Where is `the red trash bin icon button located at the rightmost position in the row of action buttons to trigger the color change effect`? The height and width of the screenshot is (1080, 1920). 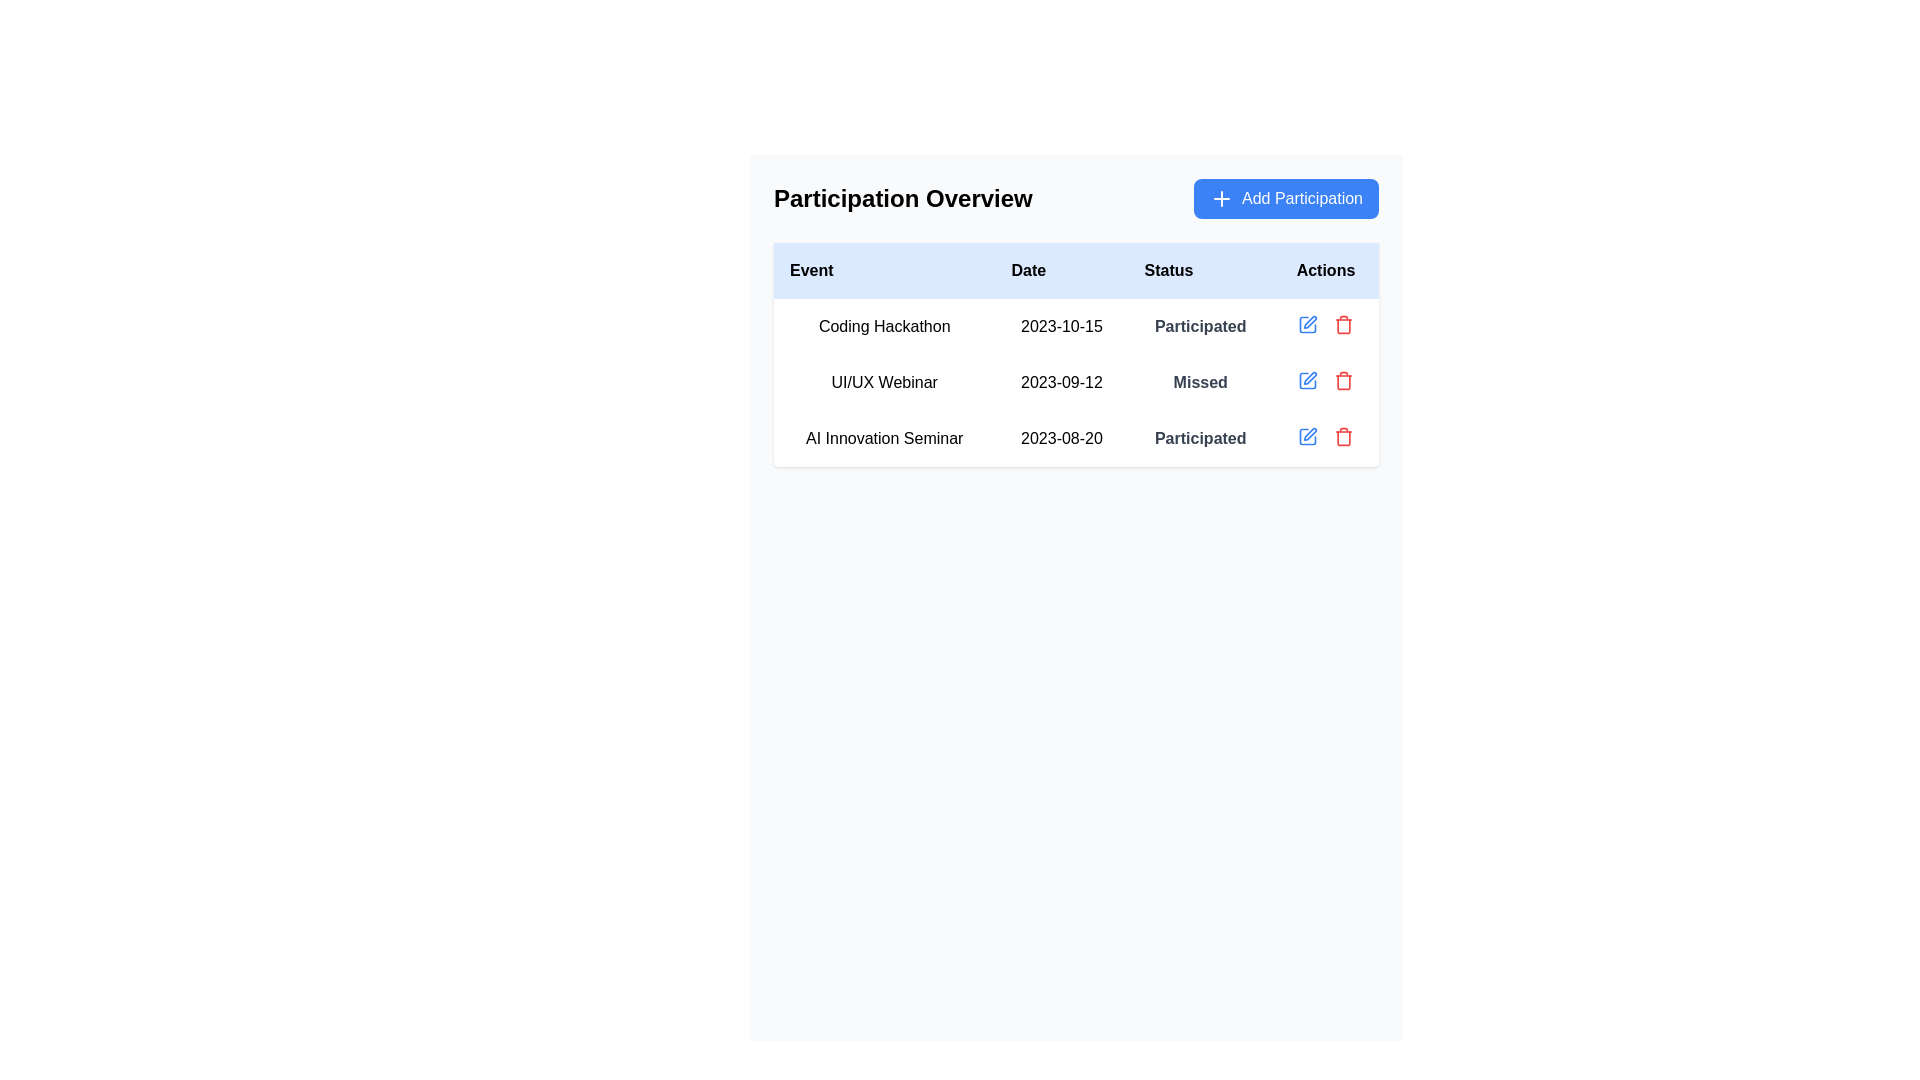 the red trash bin icon button located at the rightmost position in the row of action buttons to trigger the color change effect is located at coordinates (1344, 435).